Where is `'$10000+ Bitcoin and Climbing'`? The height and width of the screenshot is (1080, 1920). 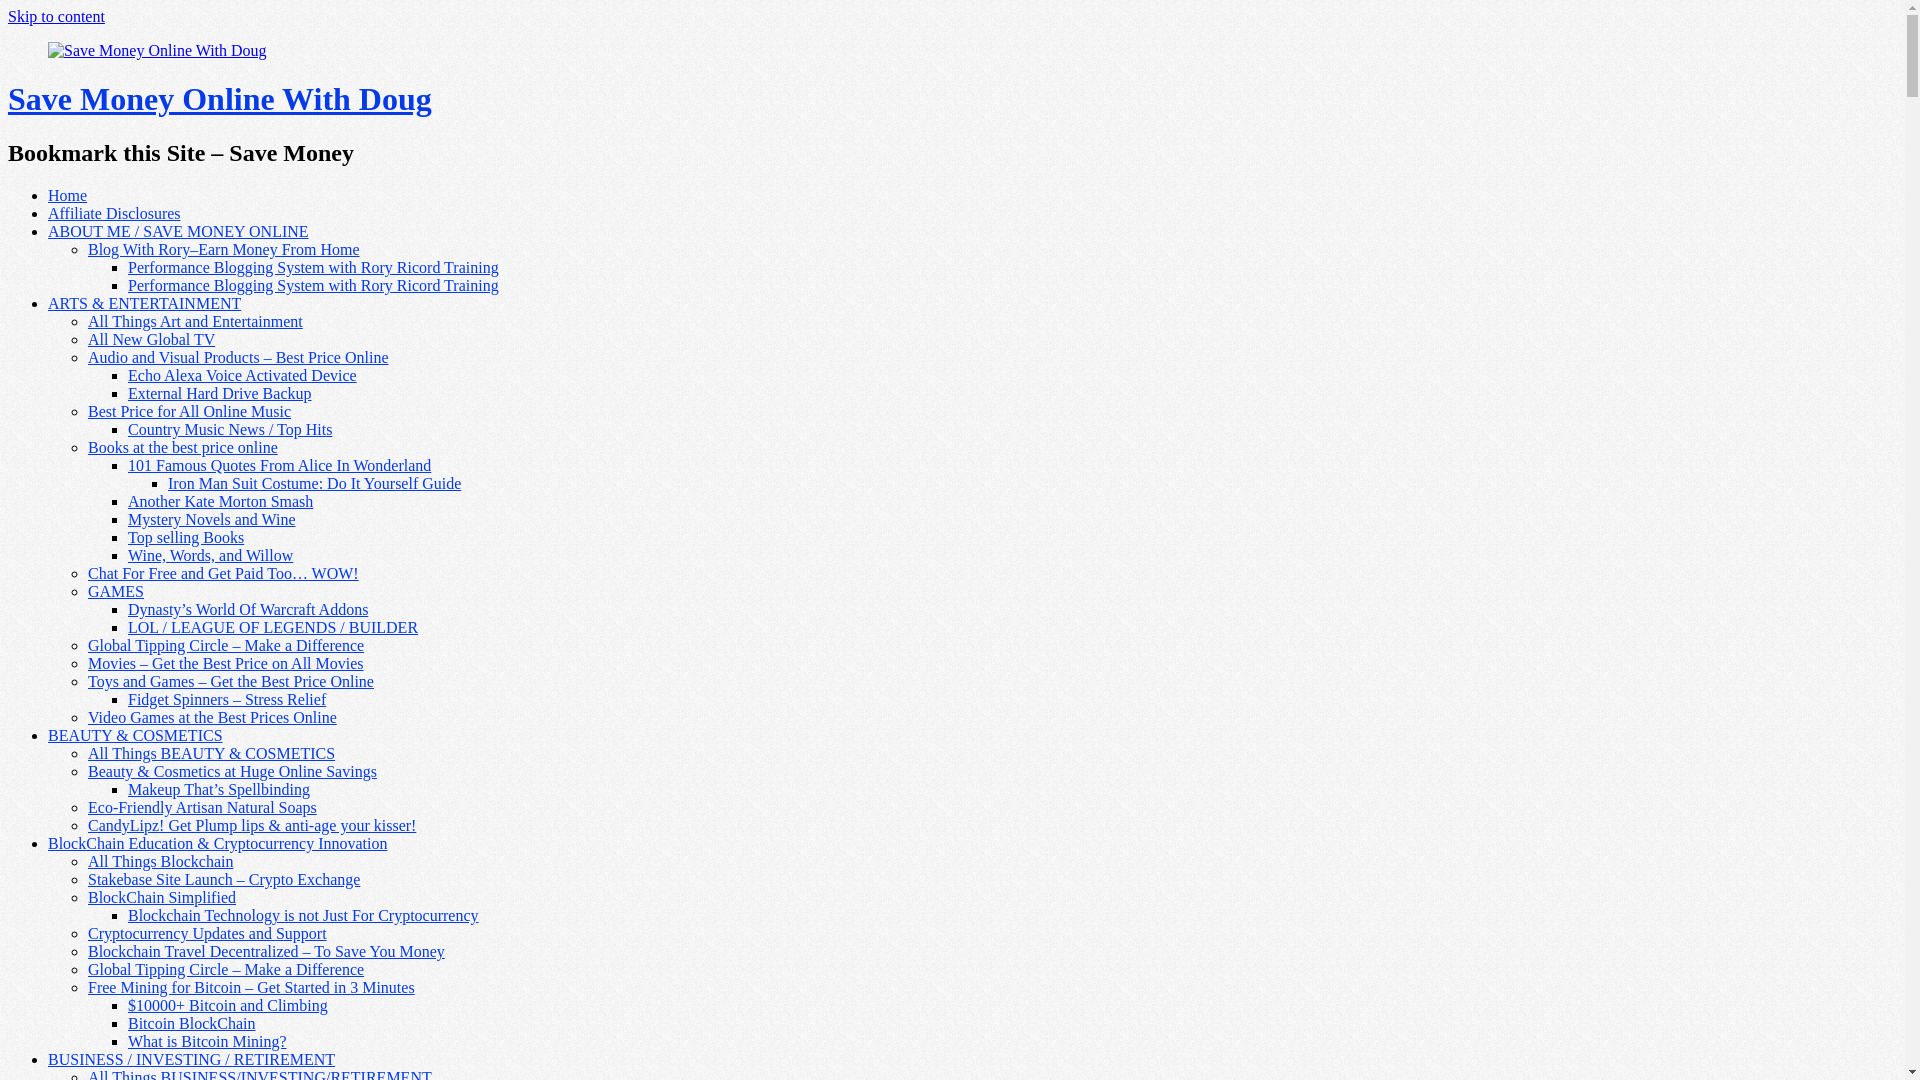
'$10000+ Bitcoin and Climbing' is located at coordinates (127, 1005).